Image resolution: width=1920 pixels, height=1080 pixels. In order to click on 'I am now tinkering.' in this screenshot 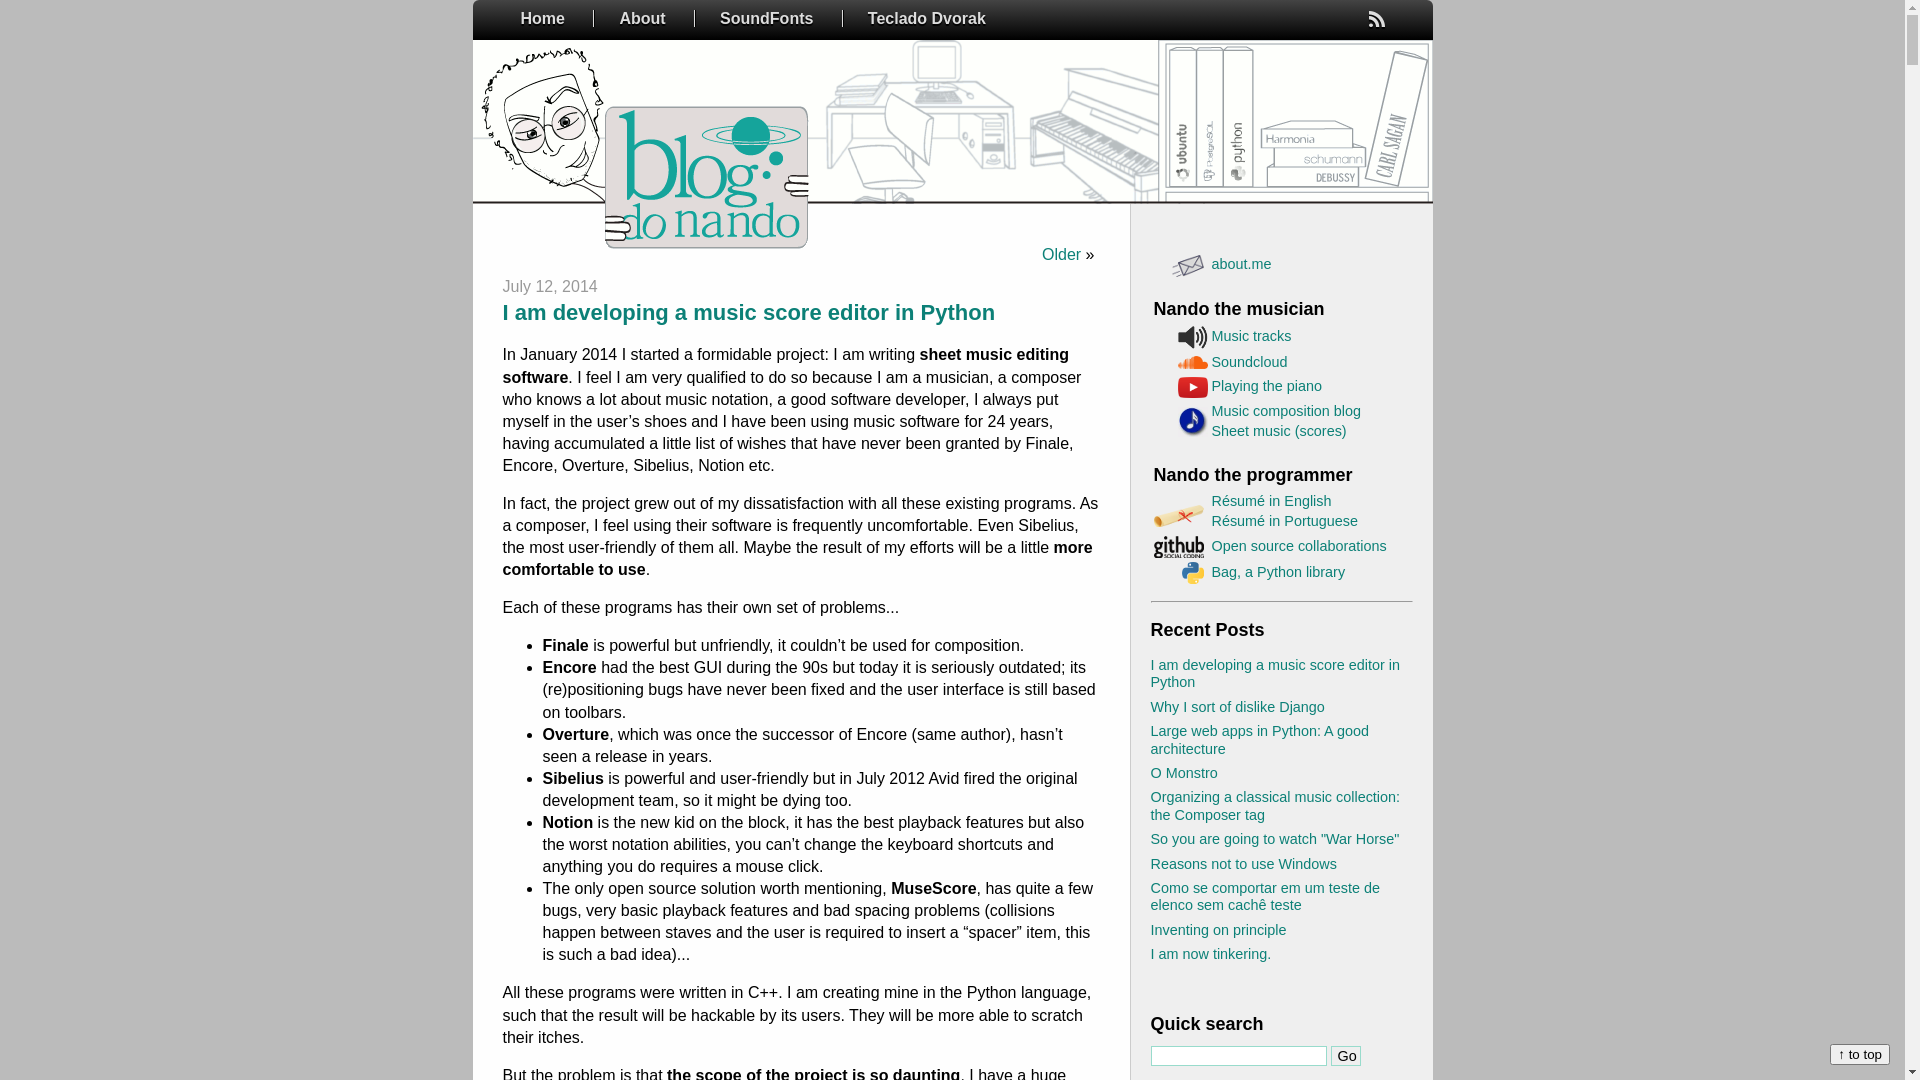, I will do `click(1209, 952)`.